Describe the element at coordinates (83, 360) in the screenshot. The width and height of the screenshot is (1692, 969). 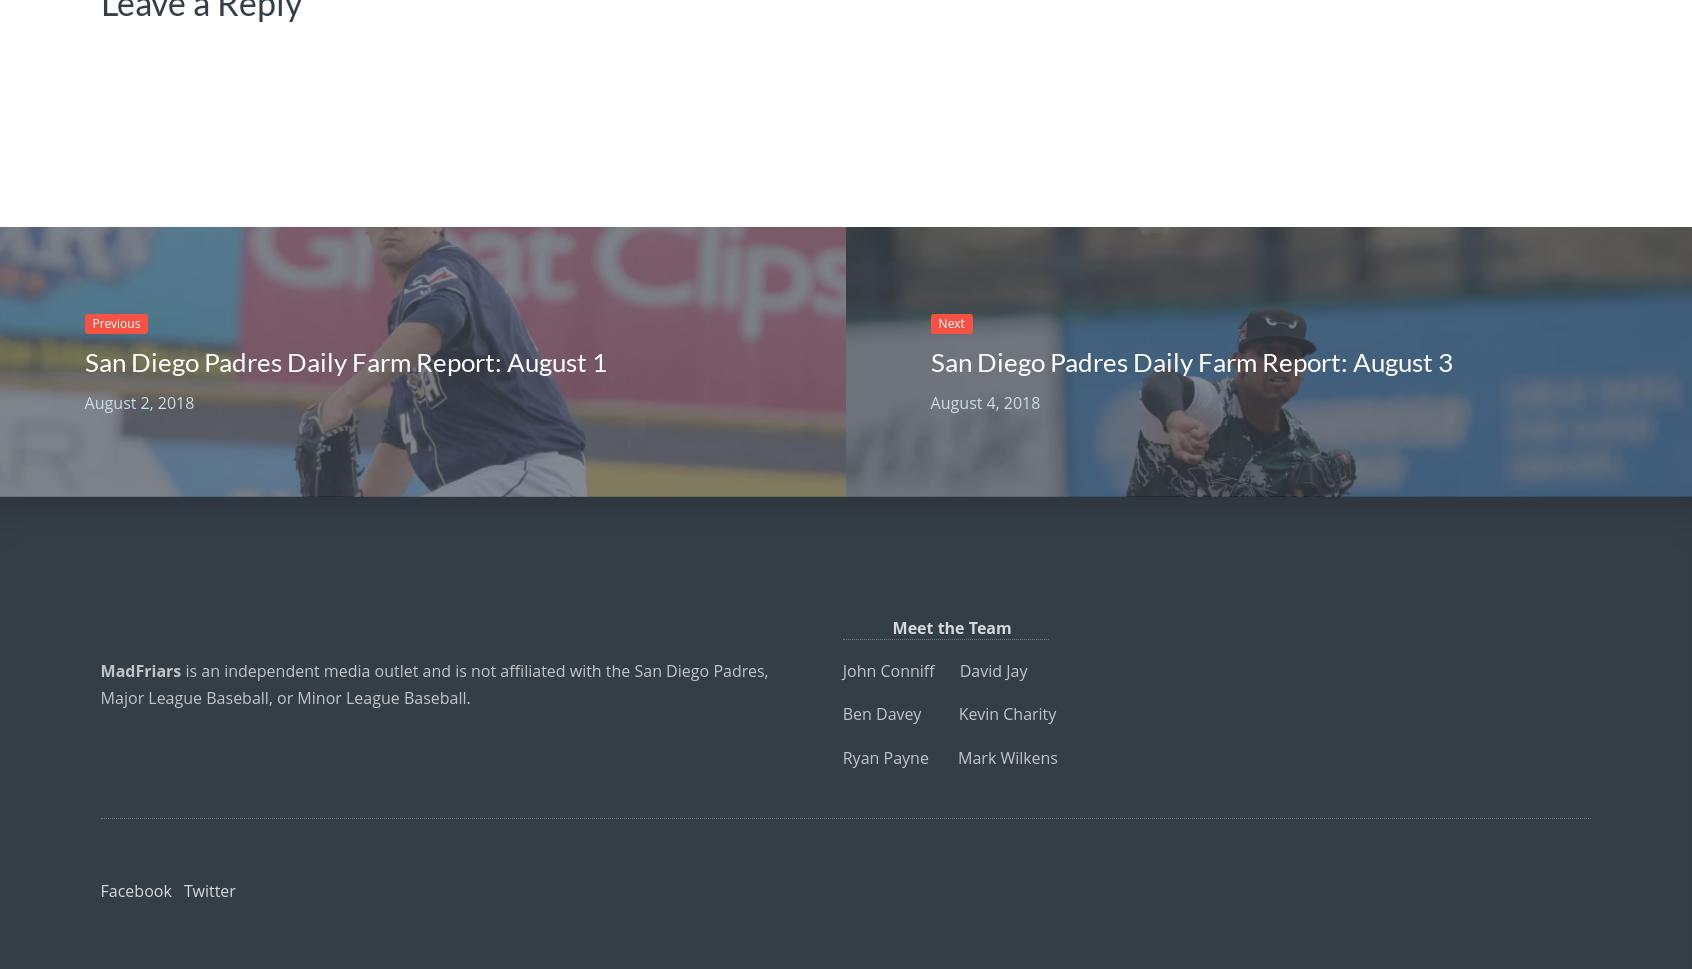
I see `'San Diego Padres Daily Farm Report: August 1'` at that location.